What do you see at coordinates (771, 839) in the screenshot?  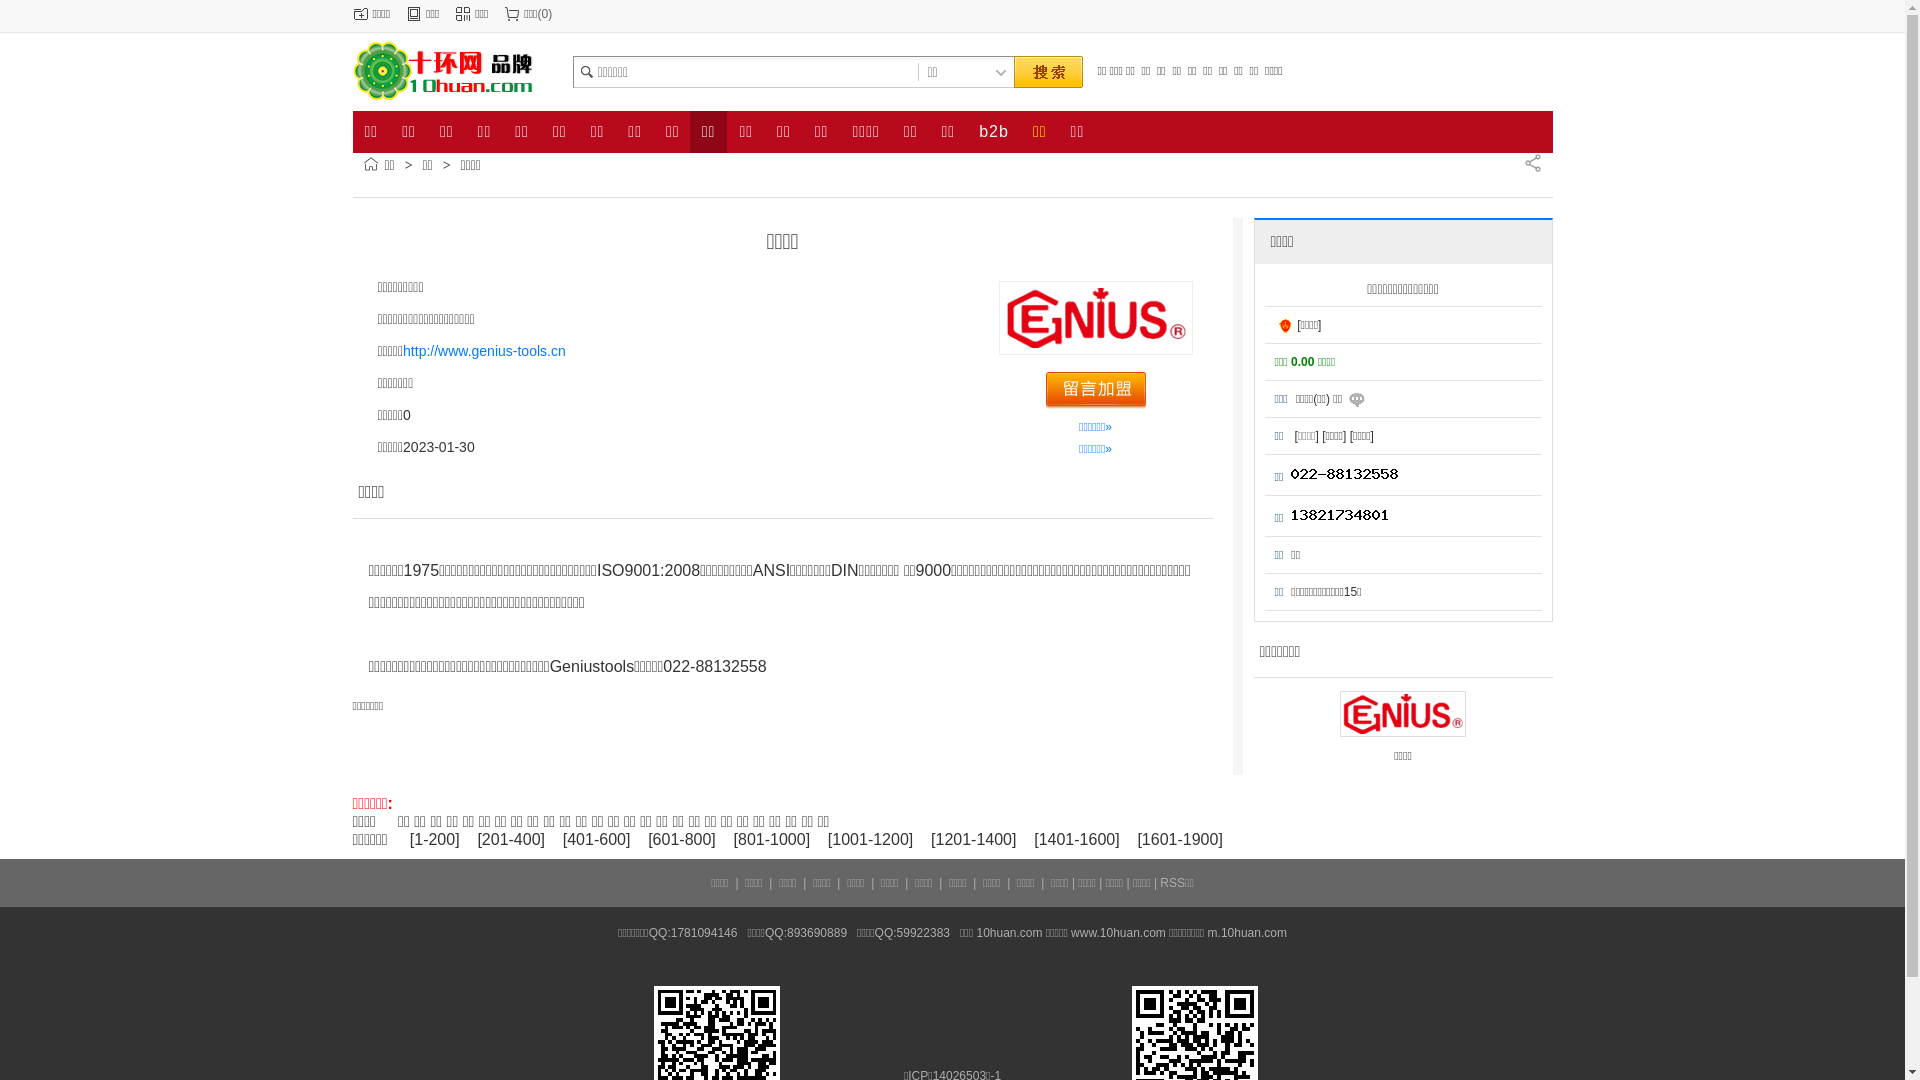 I see `'801-1000'` at bounding box center [771, 839].